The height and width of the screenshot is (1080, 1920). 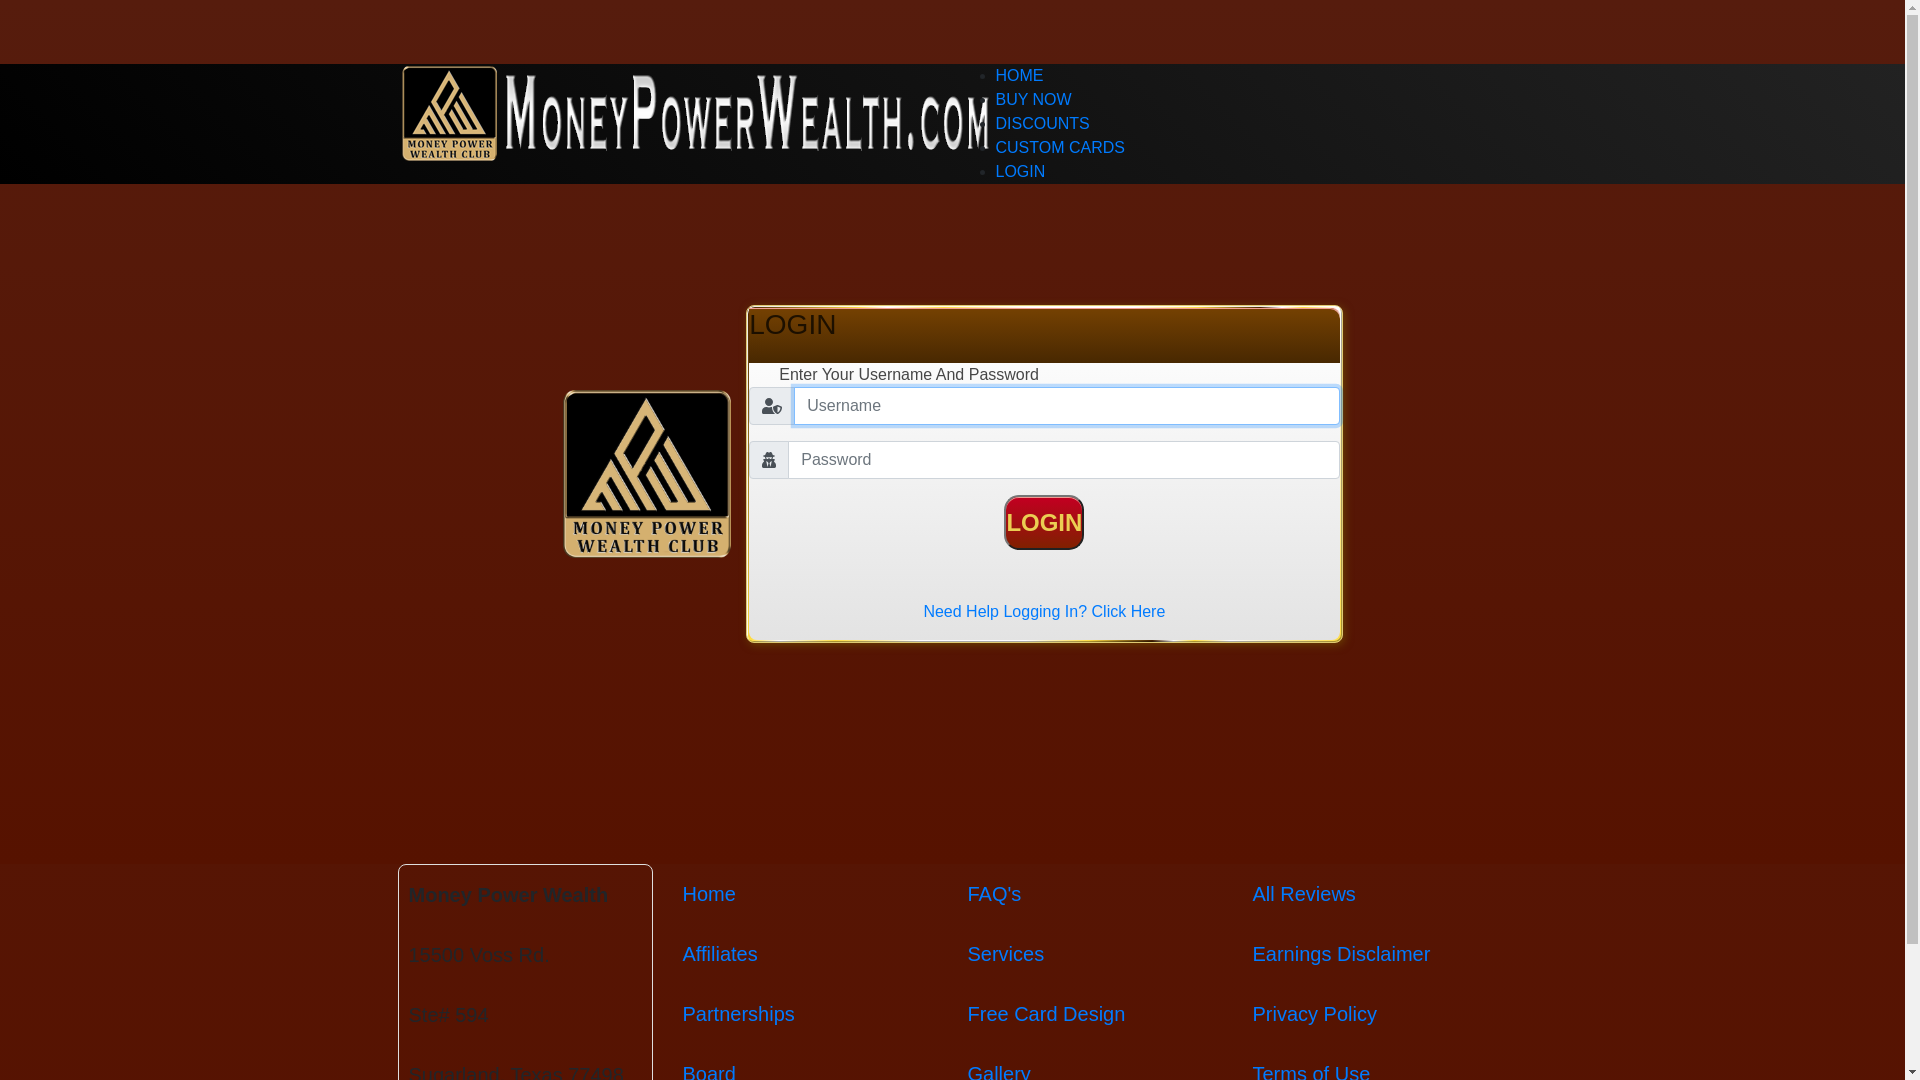 I want to click on 'Privacy Policy', so click(x=1314, y=1014).